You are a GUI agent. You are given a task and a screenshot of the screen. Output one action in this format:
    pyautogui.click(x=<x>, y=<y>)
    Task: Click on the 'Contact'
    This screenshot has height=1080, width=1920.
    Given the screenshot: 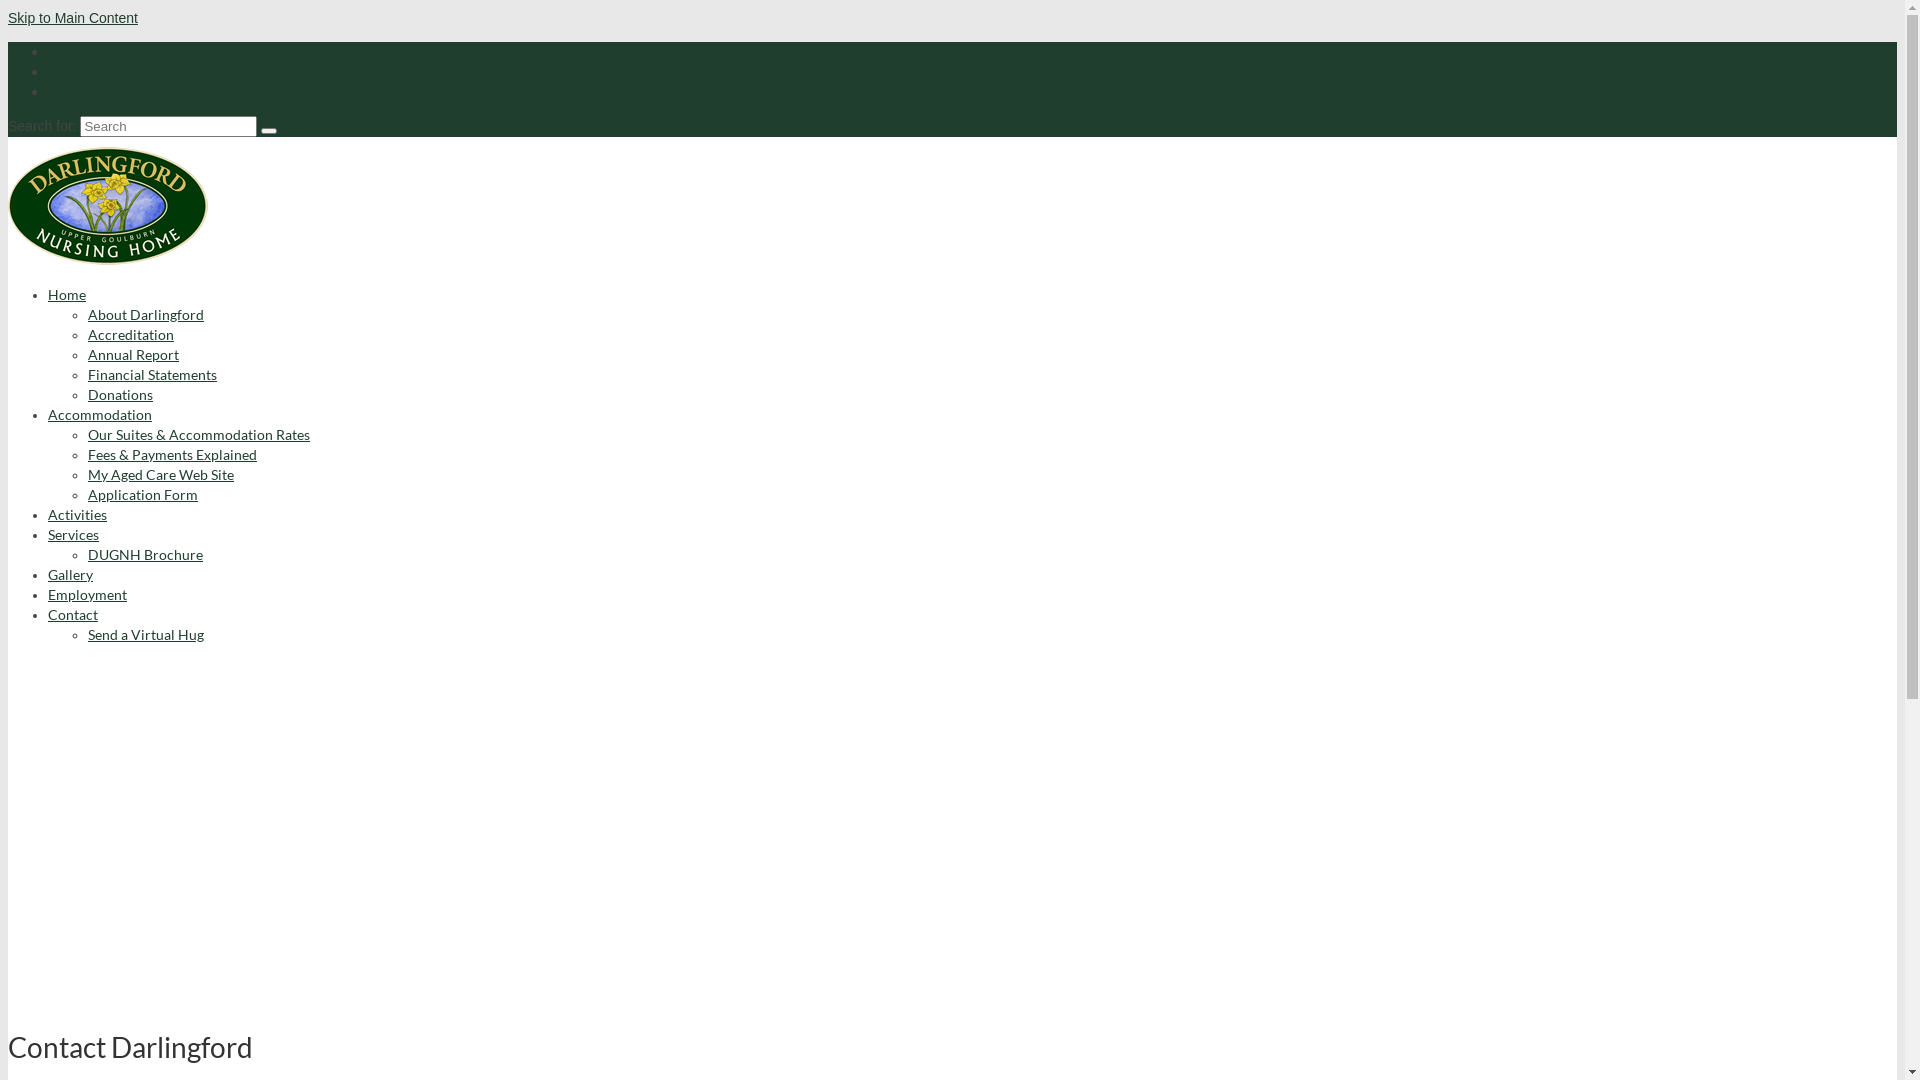 What is the action you would take?
    pyautogui.click(x=48, y=613)
    